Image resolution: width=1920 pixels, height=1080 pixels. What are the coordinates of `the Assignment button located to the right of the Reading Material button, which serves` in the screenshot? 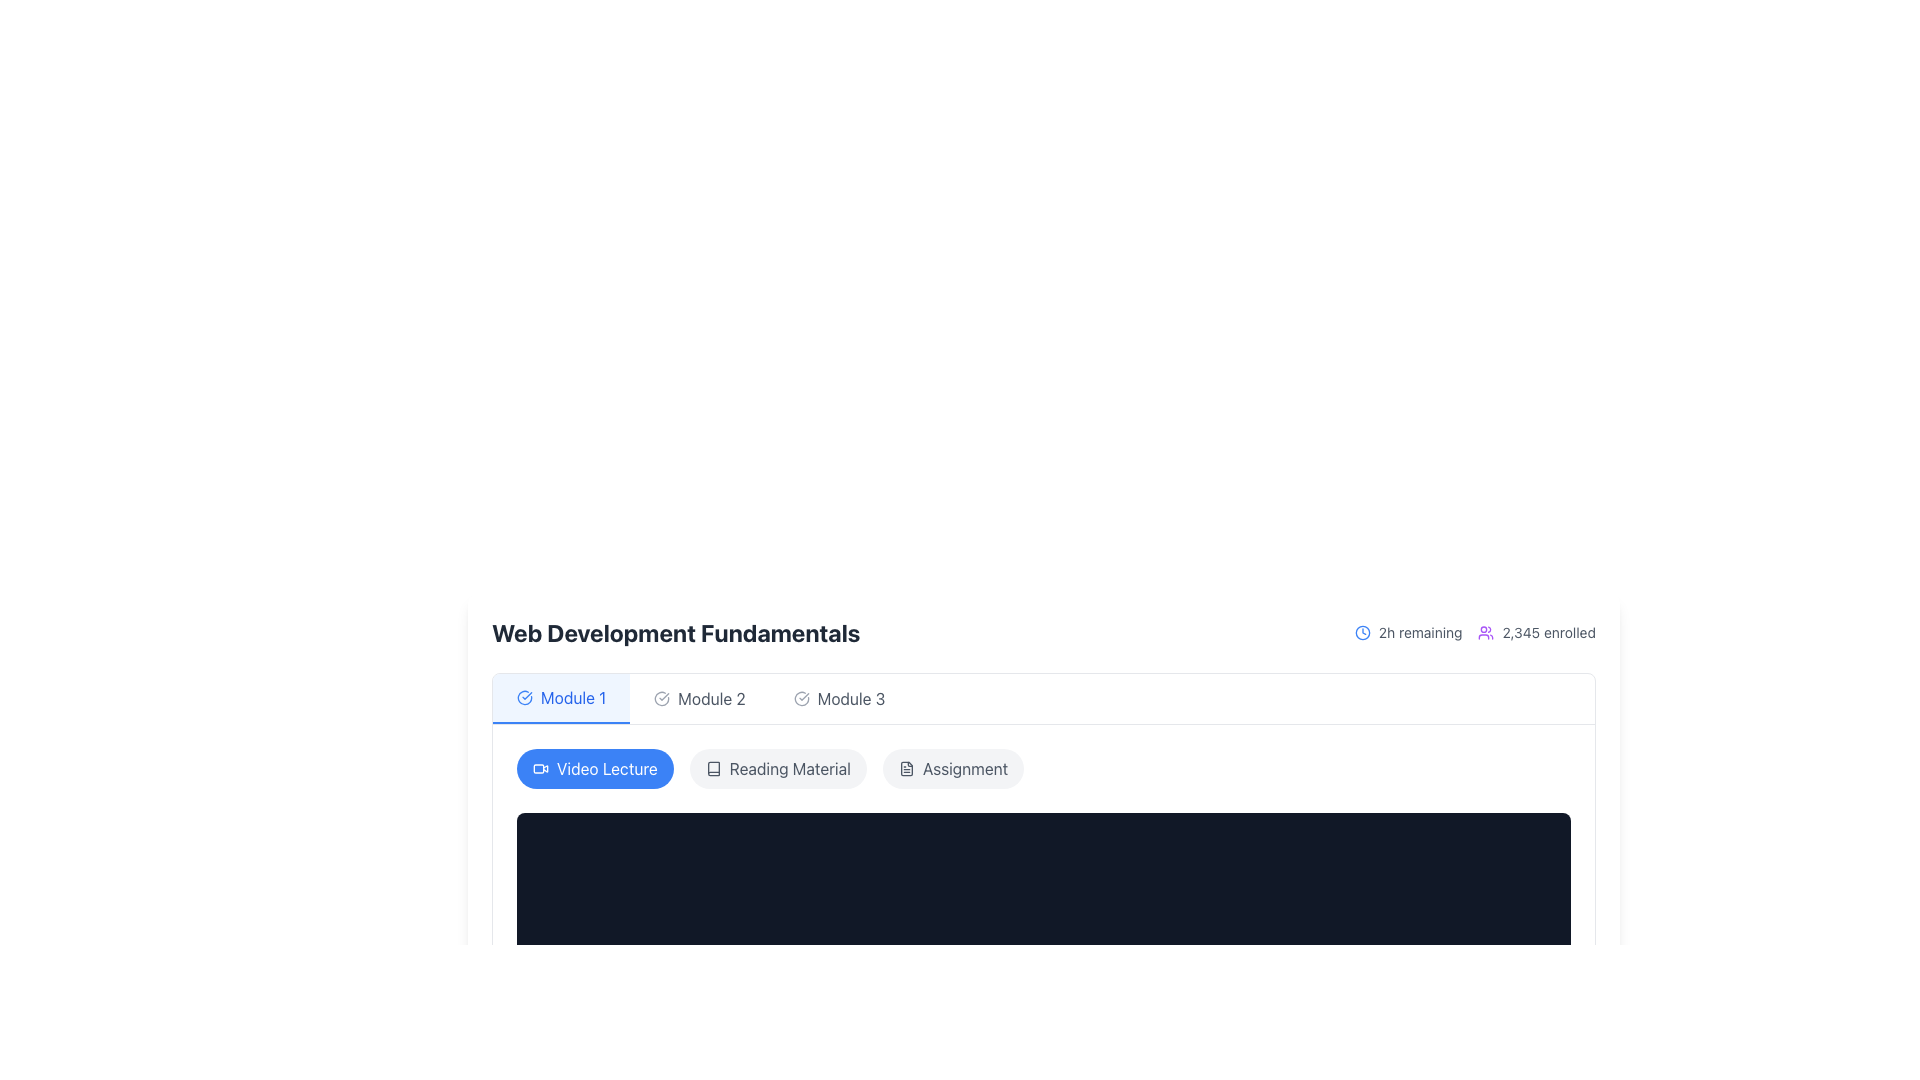 It's located at (952, 767).